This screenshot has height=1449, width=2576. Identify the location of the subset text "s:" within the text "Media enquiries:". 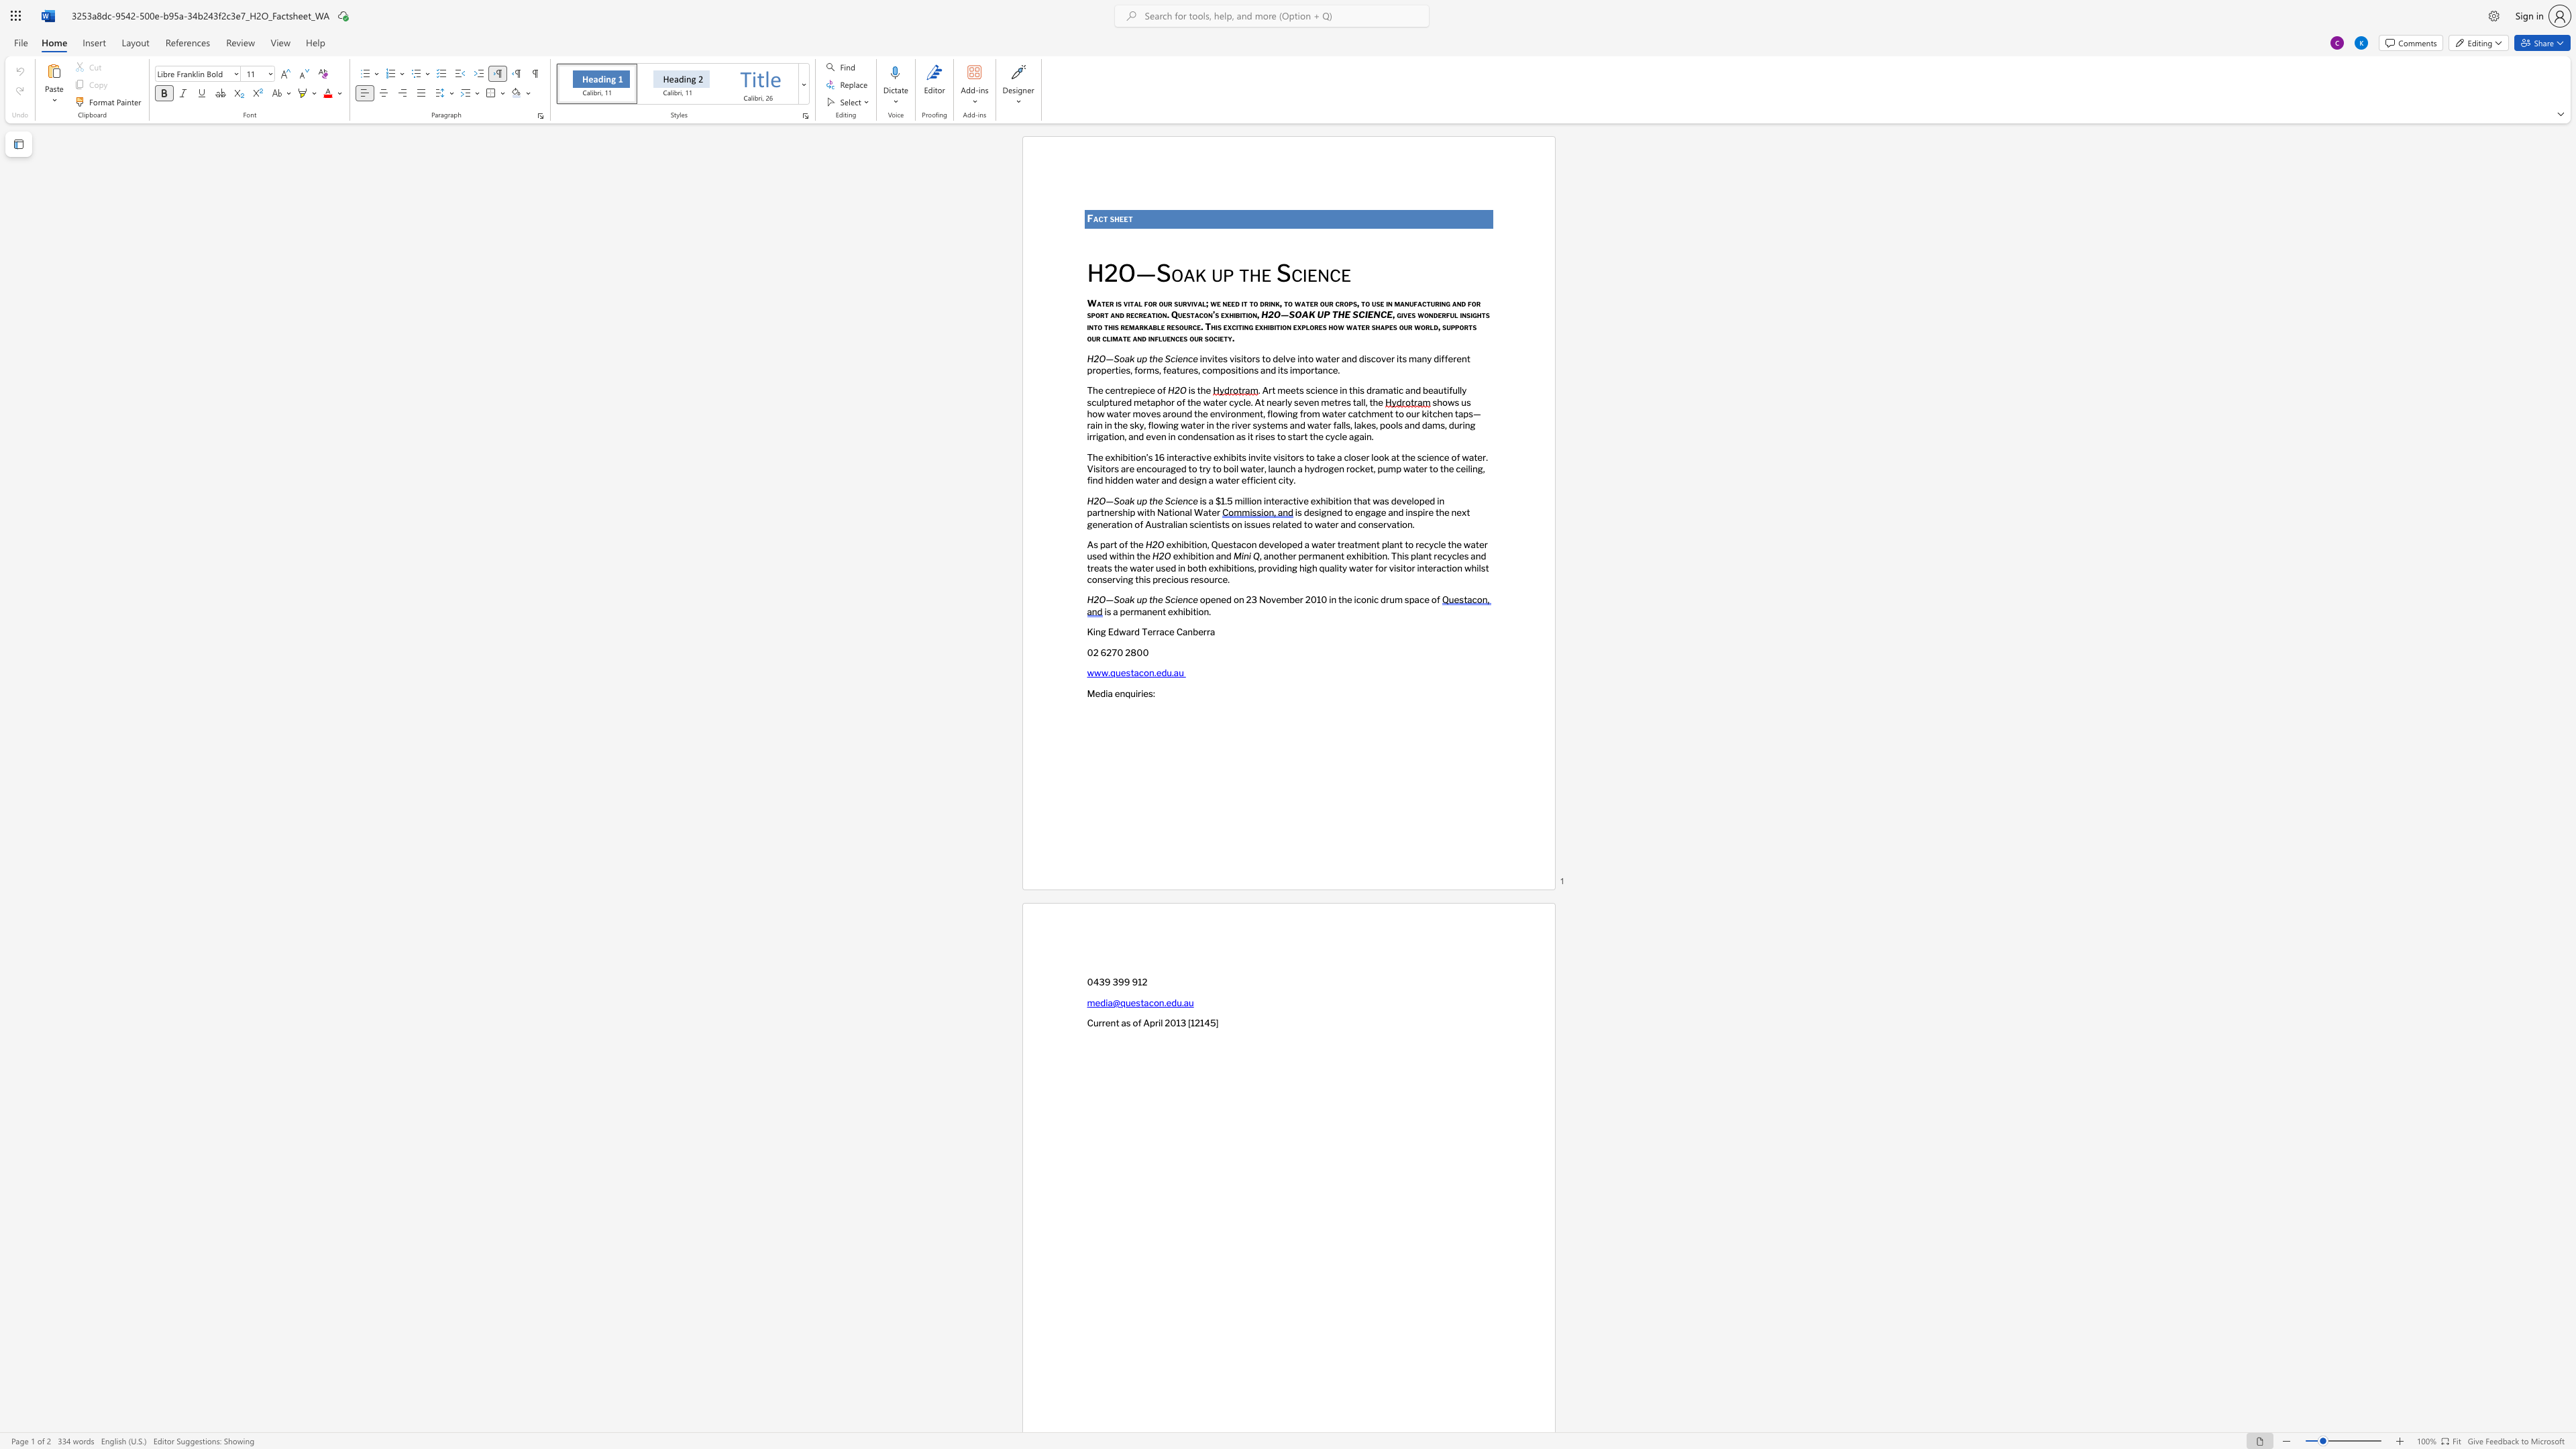
(1148, 692).